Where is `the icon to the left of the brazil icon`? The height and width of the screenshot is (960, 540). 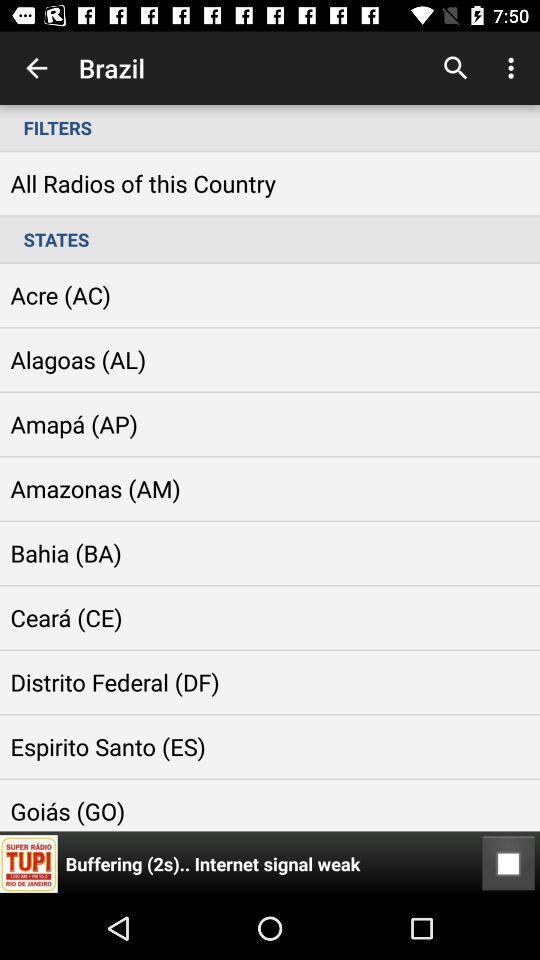 the icon to the left of the brazil icon is located at coordinates (36, 68).